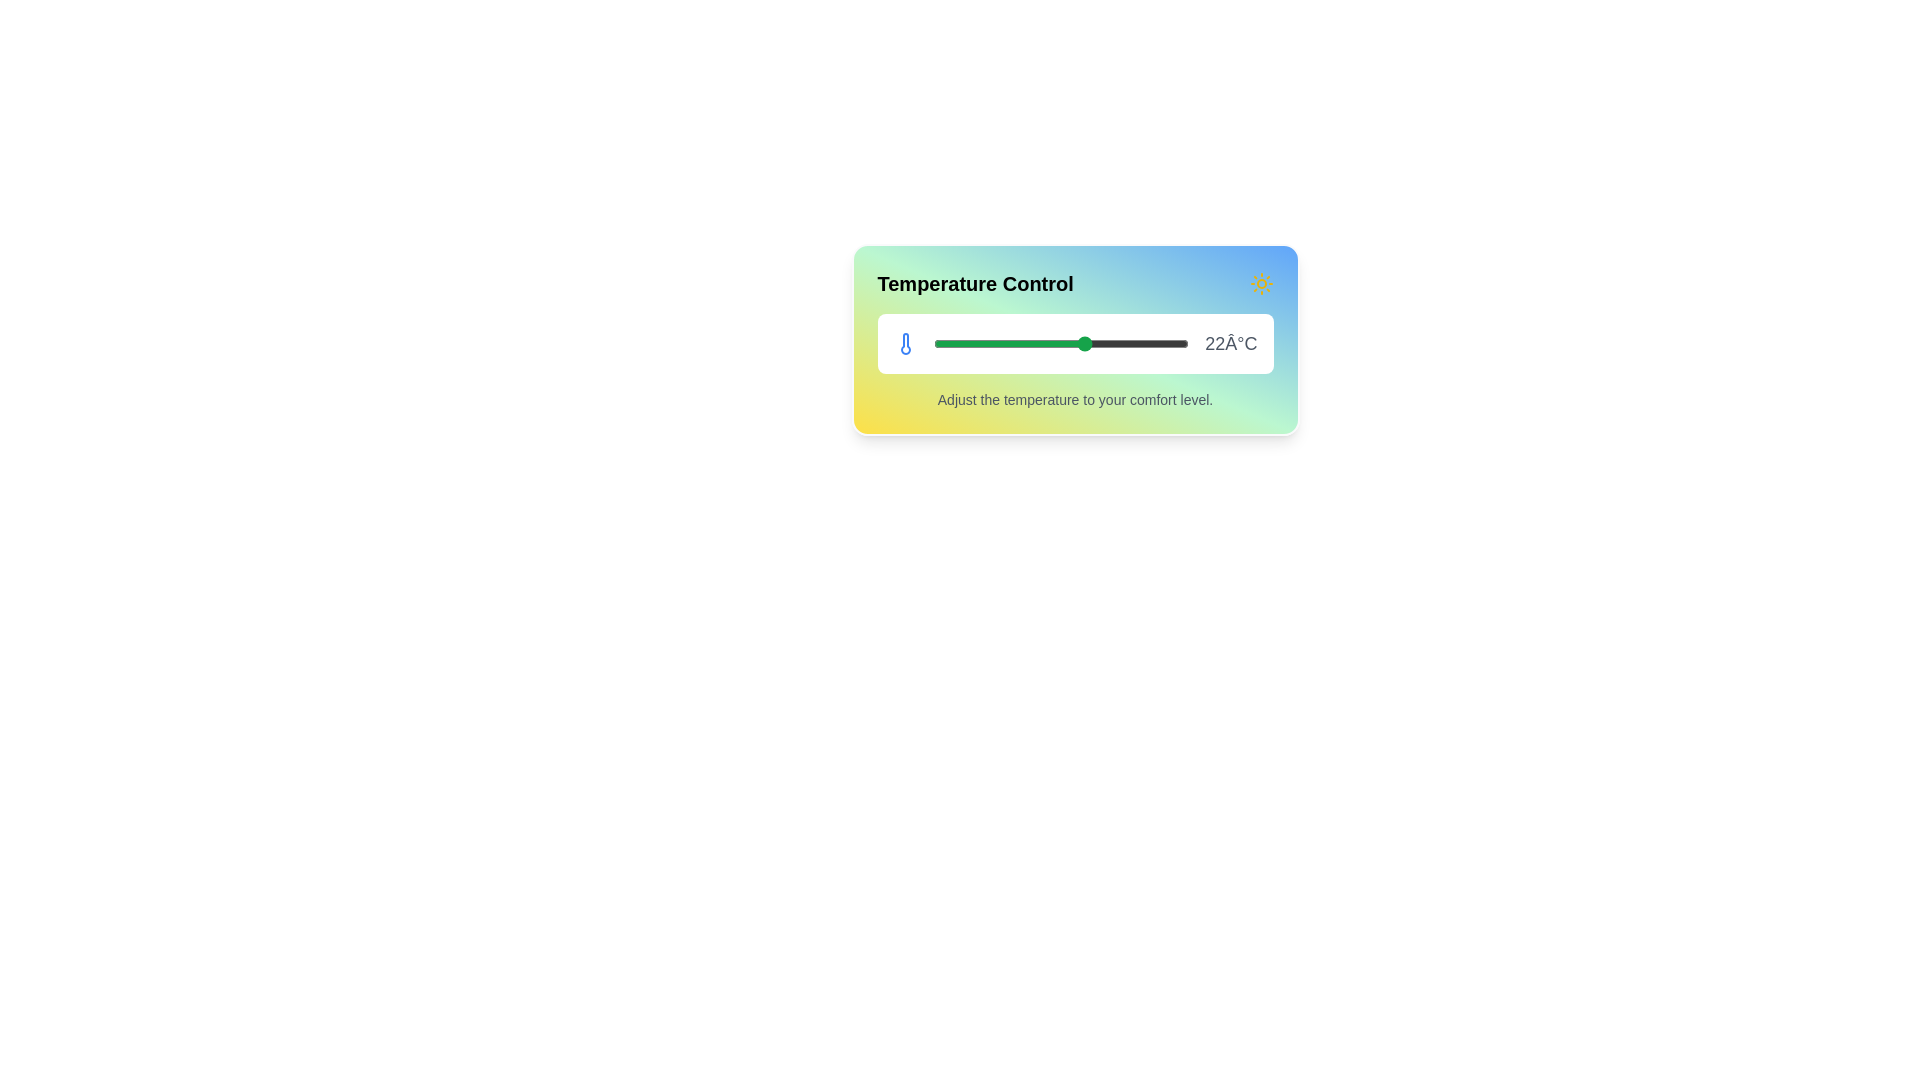  I want to click on the temperature icon located on the extreme left of the 'Temperature Control' panel, which visually represents the concept of temperature, so click(904, 342).